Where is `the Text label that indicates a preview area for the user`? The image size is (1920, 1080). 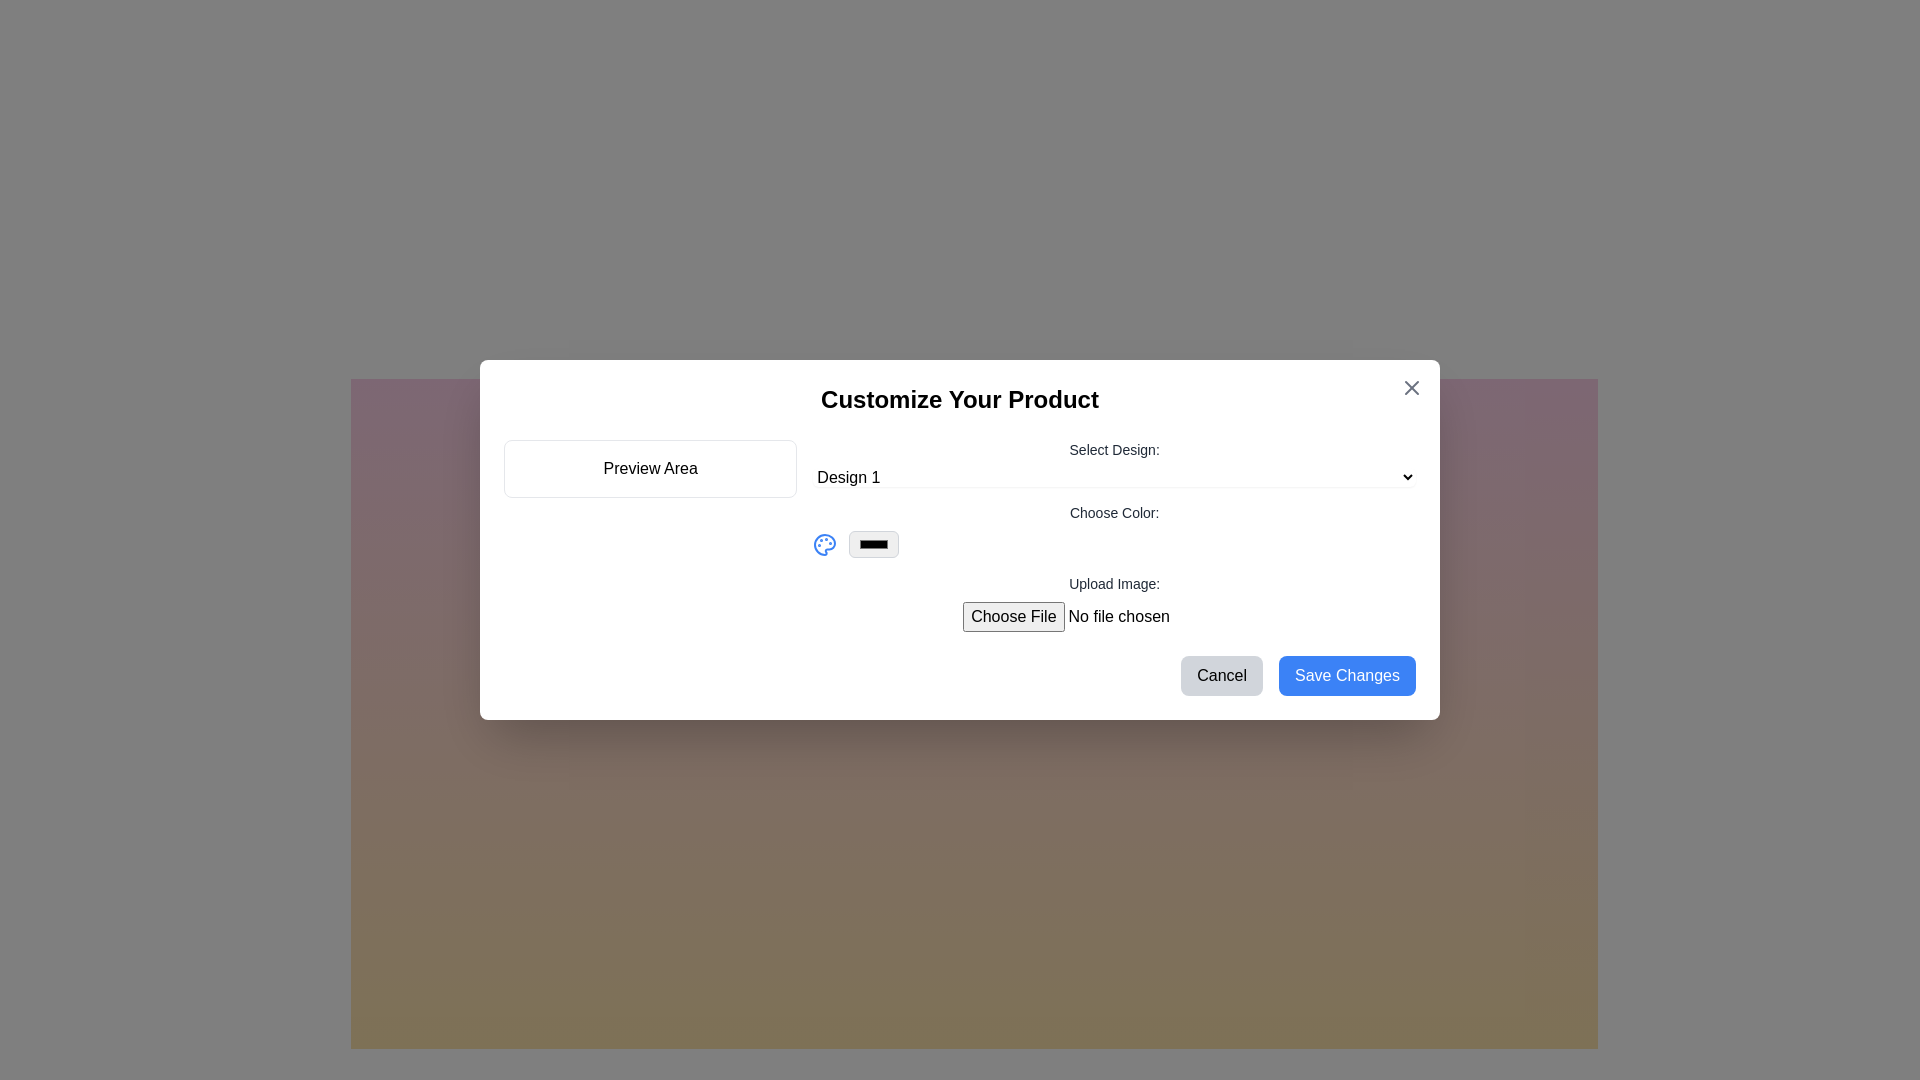
the Text label that indicates a preview area for the user is located at coordinates (650, 469).